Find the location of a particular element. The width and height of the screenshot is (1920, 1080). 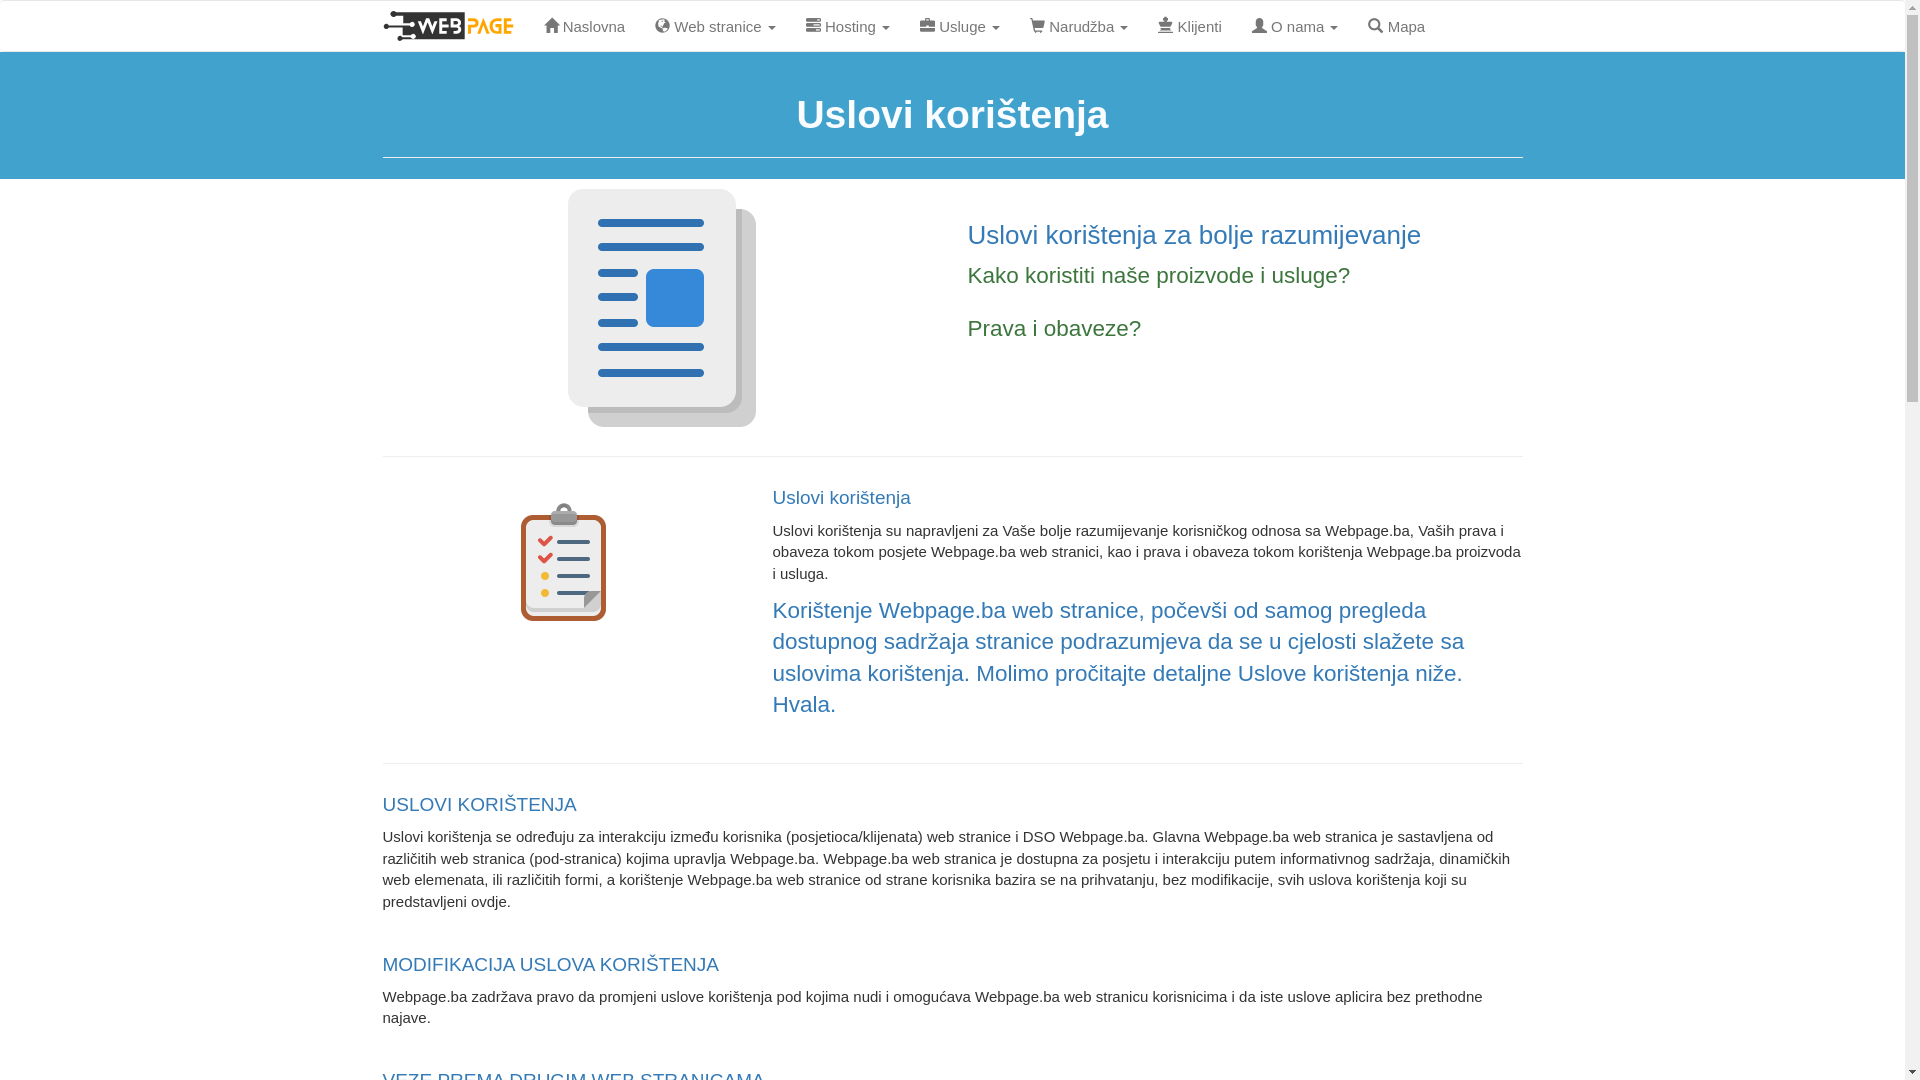

'Usluge' is located at coordinates (960, 26).